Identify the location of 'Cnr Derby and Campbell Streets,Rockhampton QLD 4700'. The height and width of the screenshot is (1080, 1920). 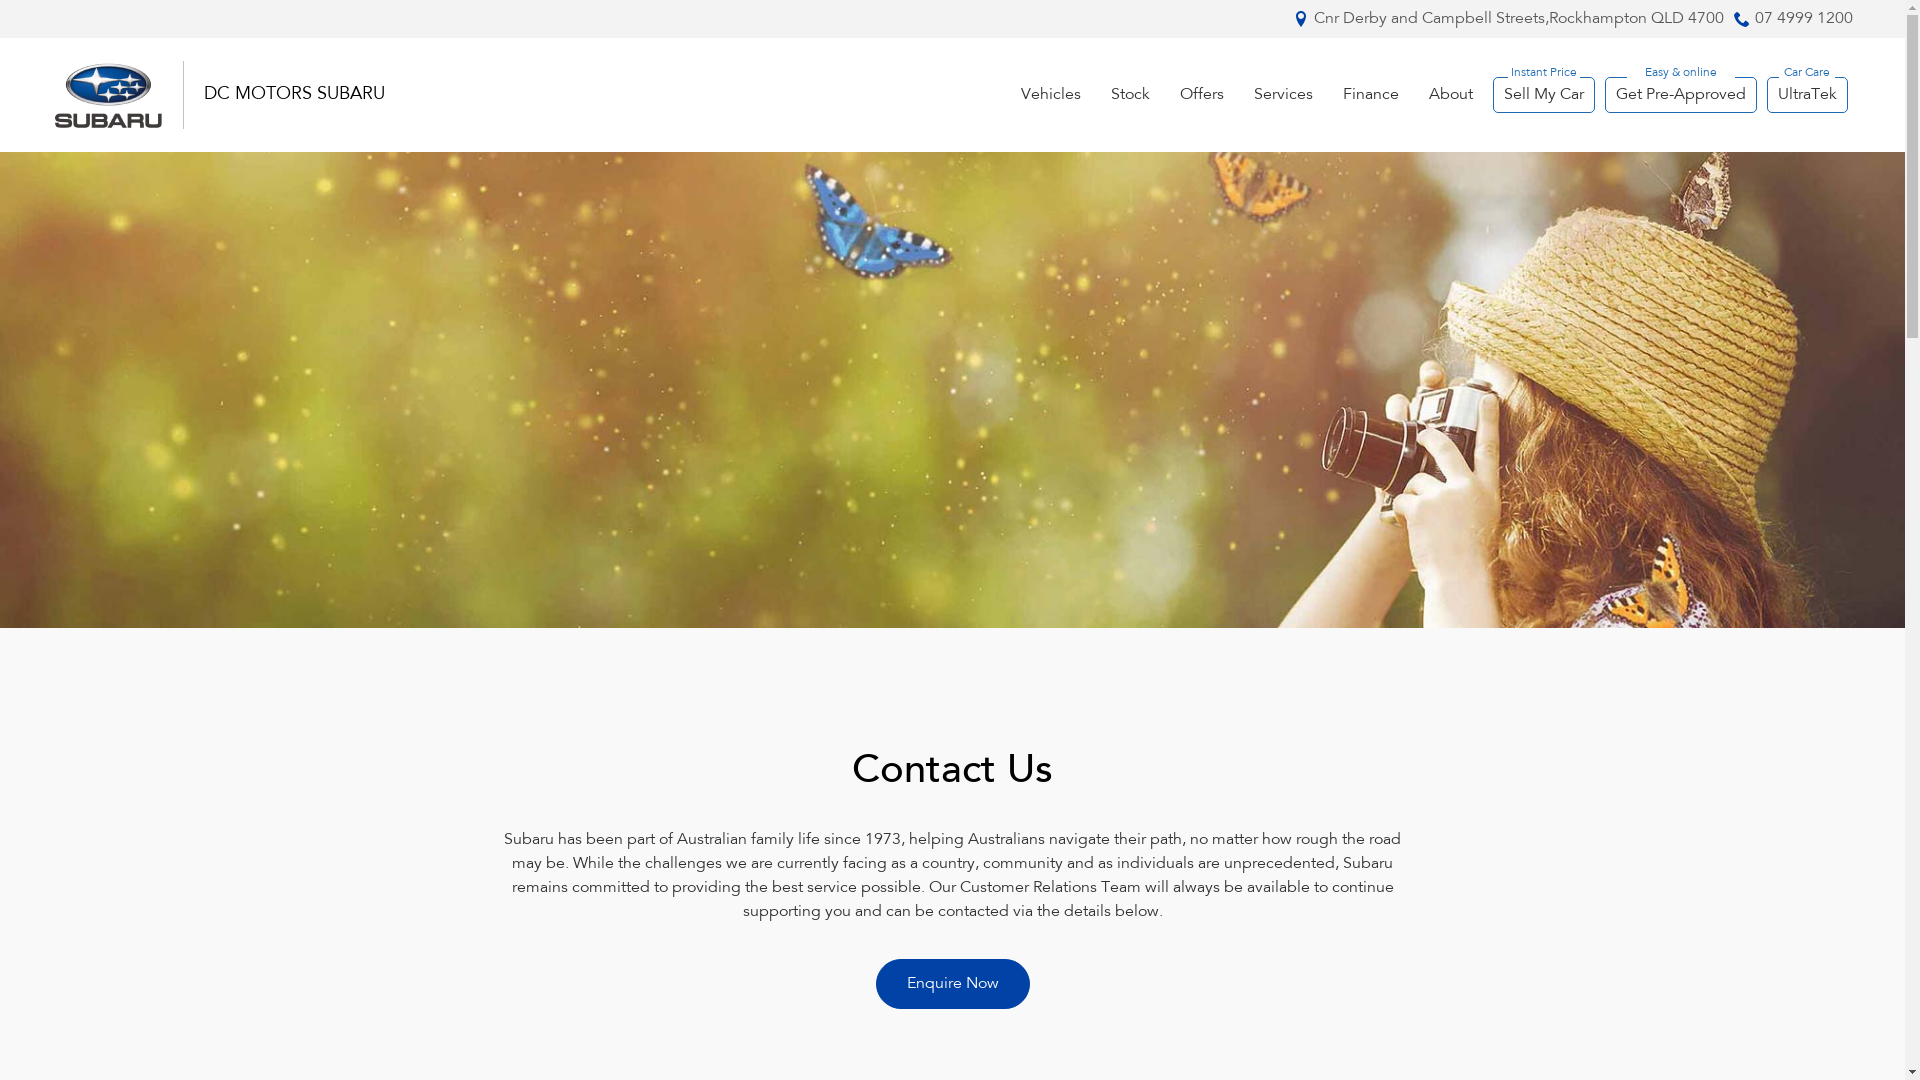
(1518, 19).